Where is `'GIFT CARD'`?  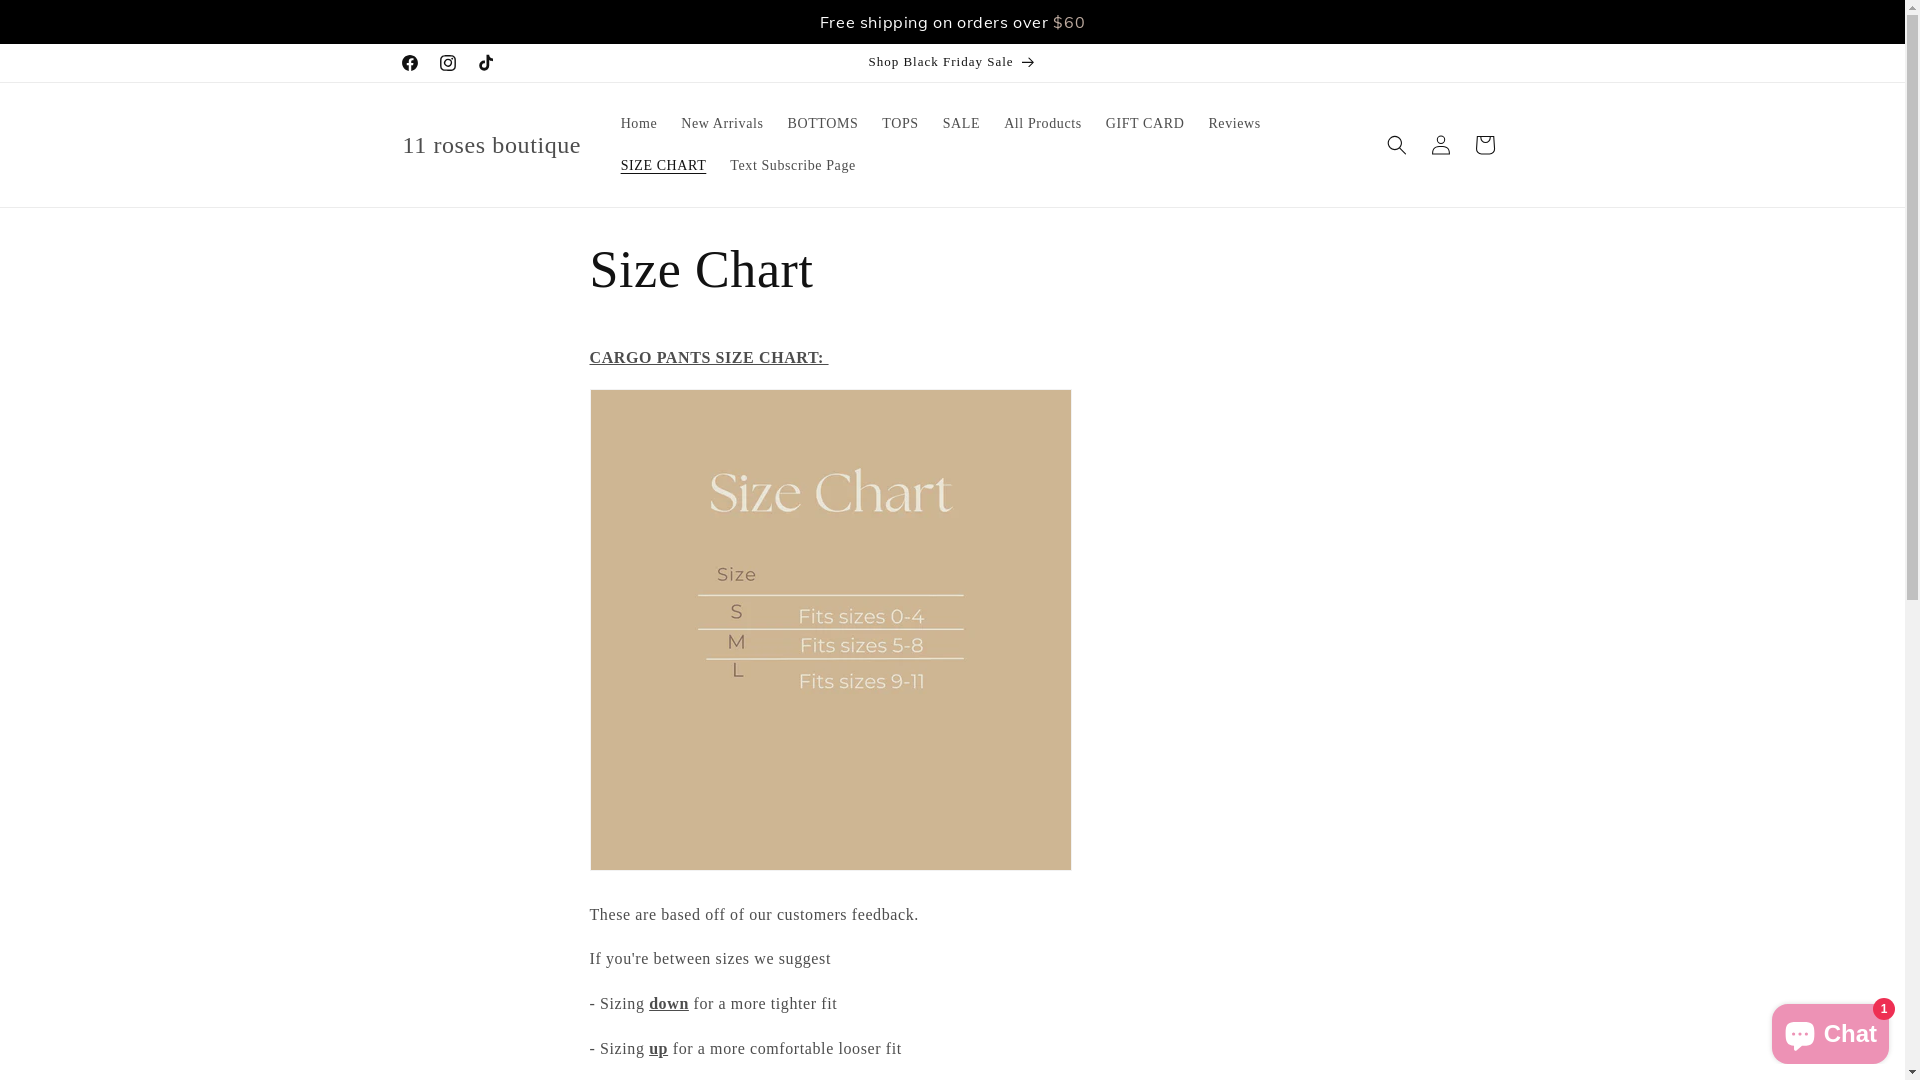
'GIFT CARD' is located at coordinates (1145, 123).